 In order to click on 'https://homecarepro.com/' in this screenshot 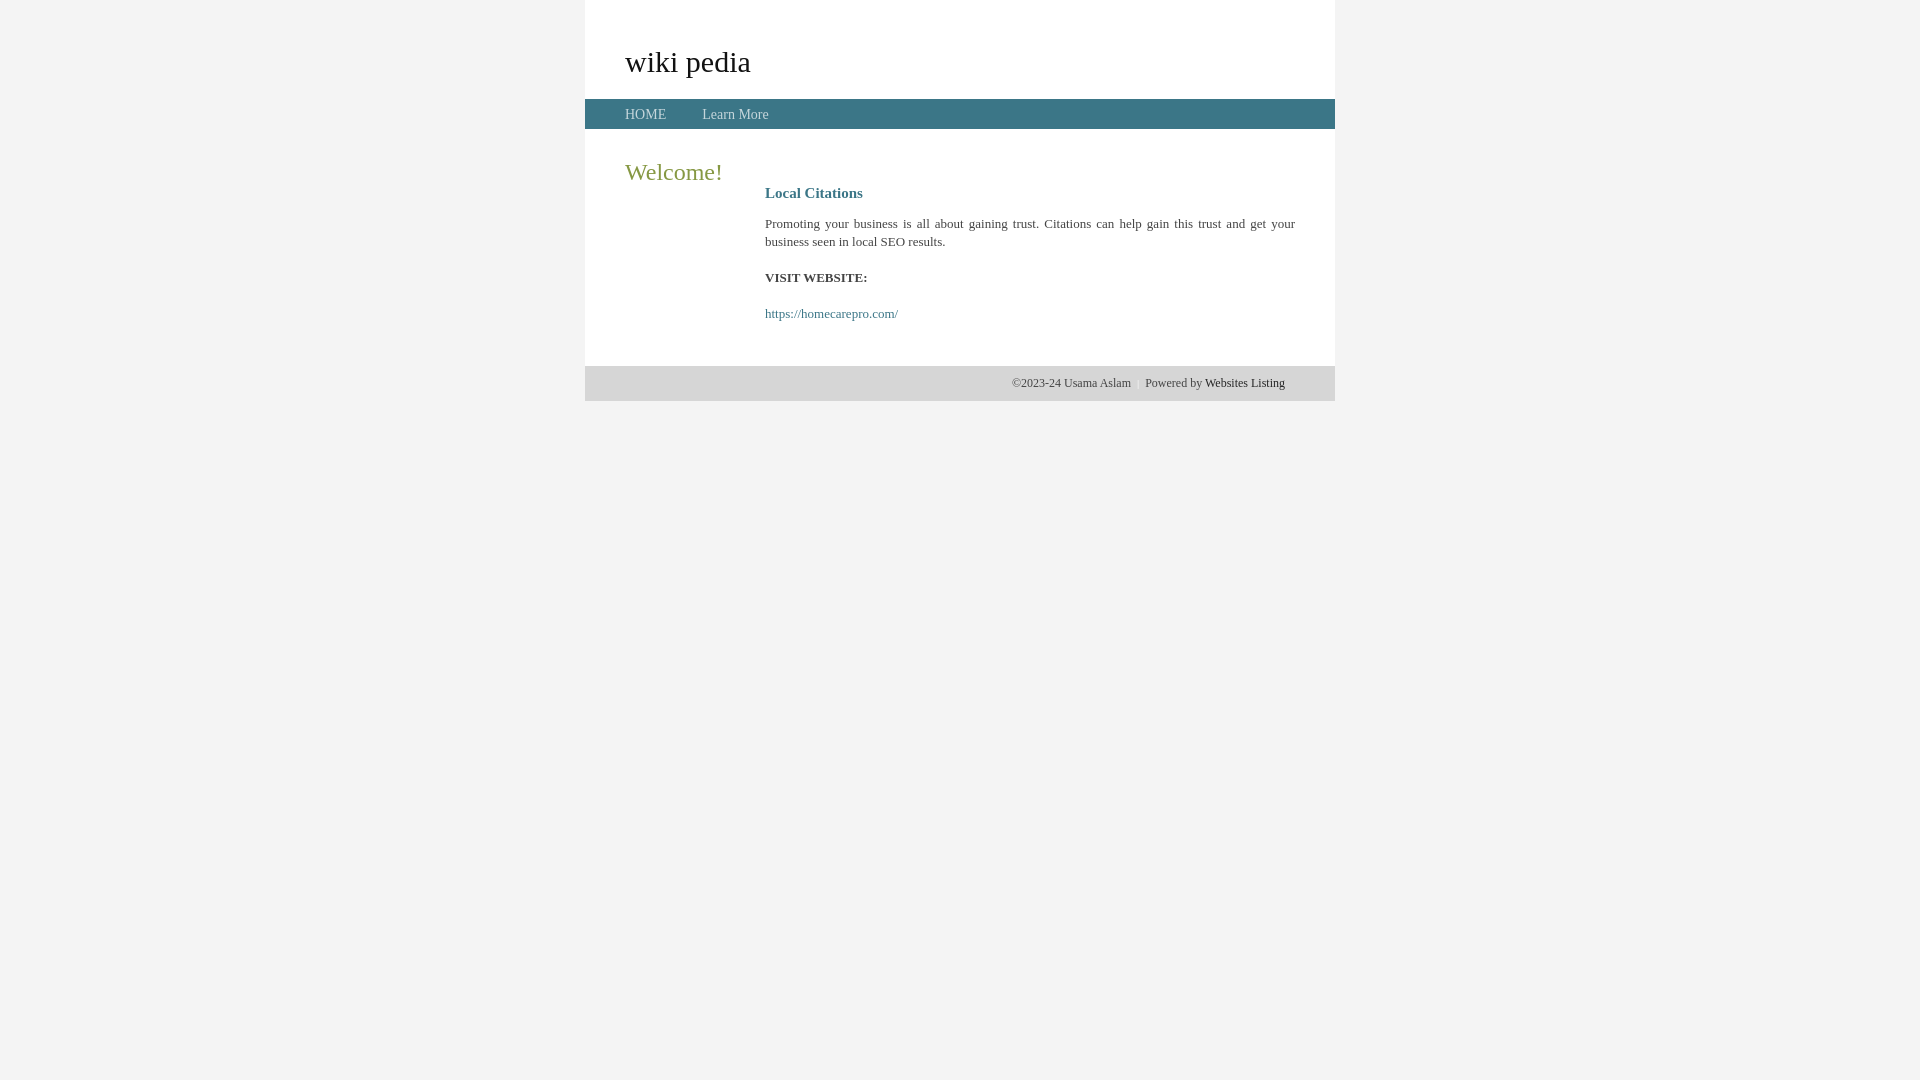, I will do `click(763, 313)`.